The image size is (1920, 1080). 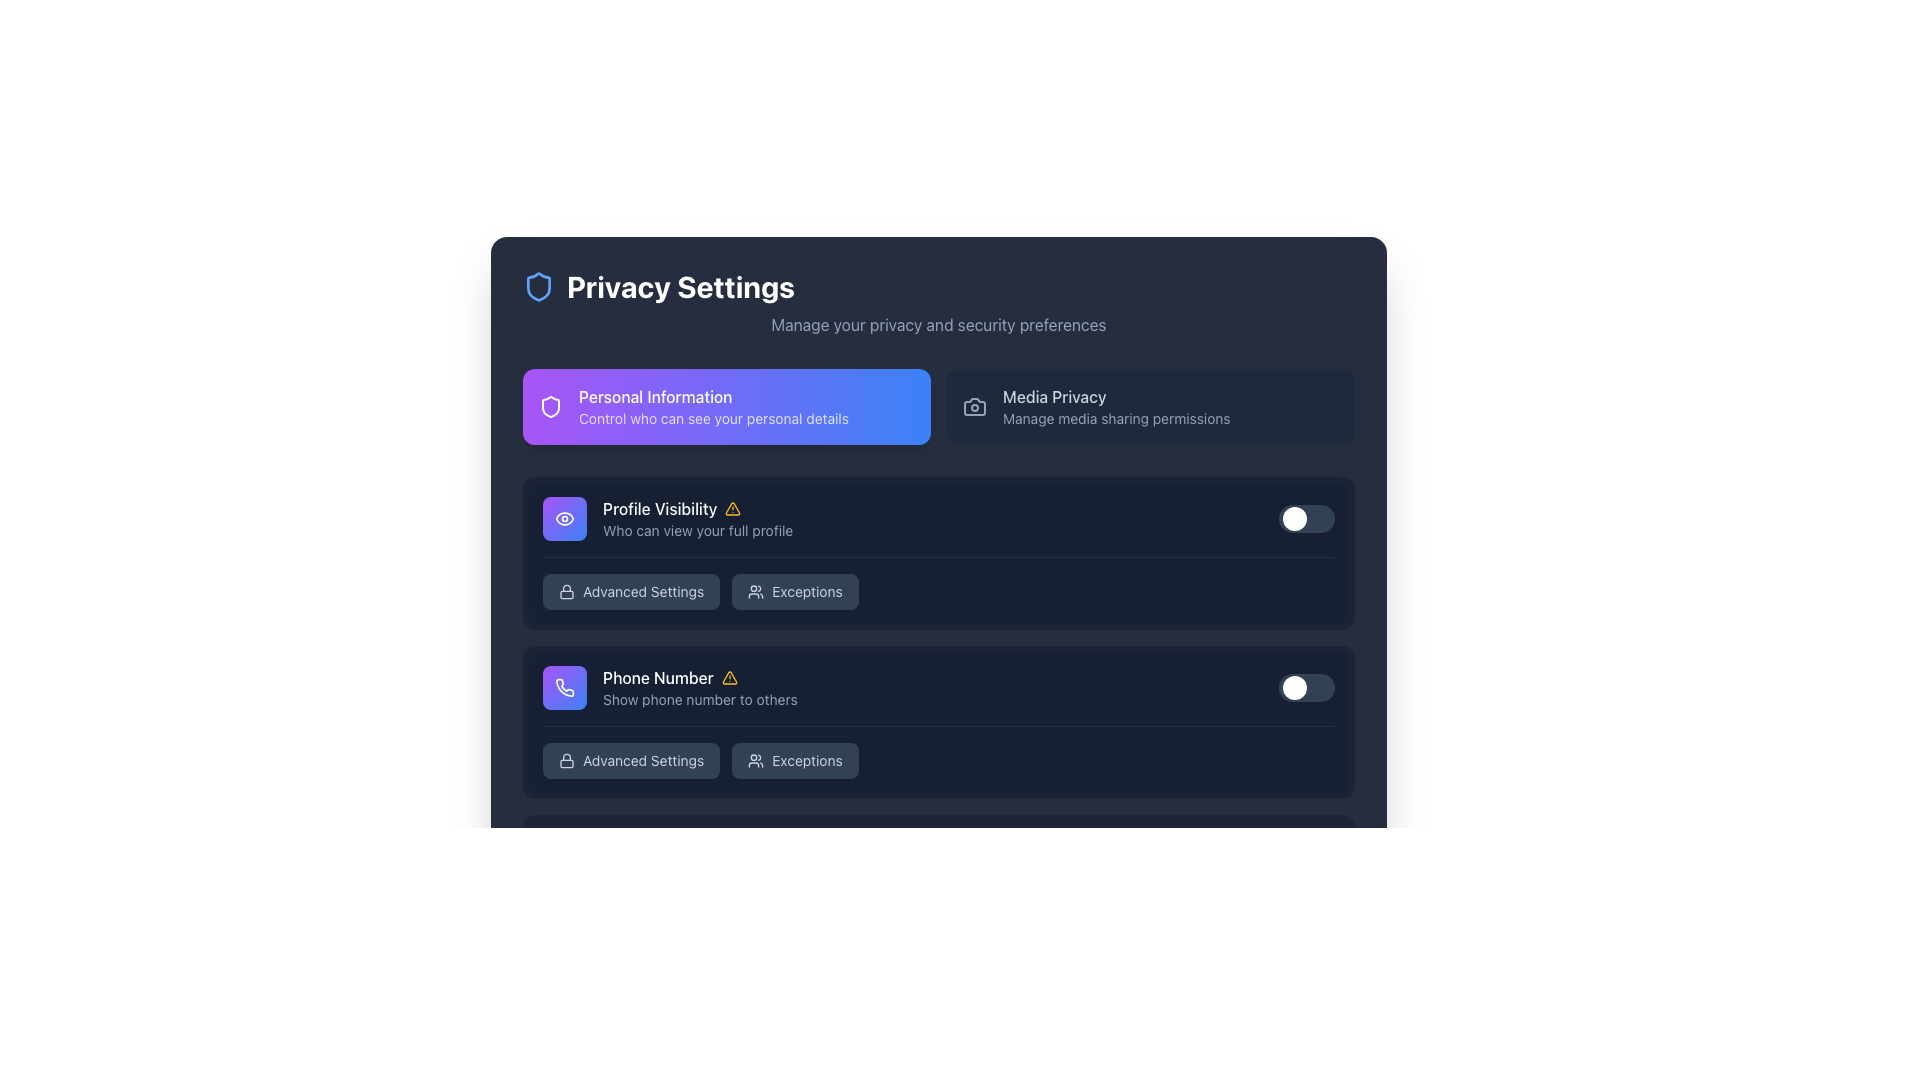 I want to click on the group of people icon located to the left of the 'Exceptions' button in the 'Profile Visibility' section of the settings interface, so click(x=755, y=760).